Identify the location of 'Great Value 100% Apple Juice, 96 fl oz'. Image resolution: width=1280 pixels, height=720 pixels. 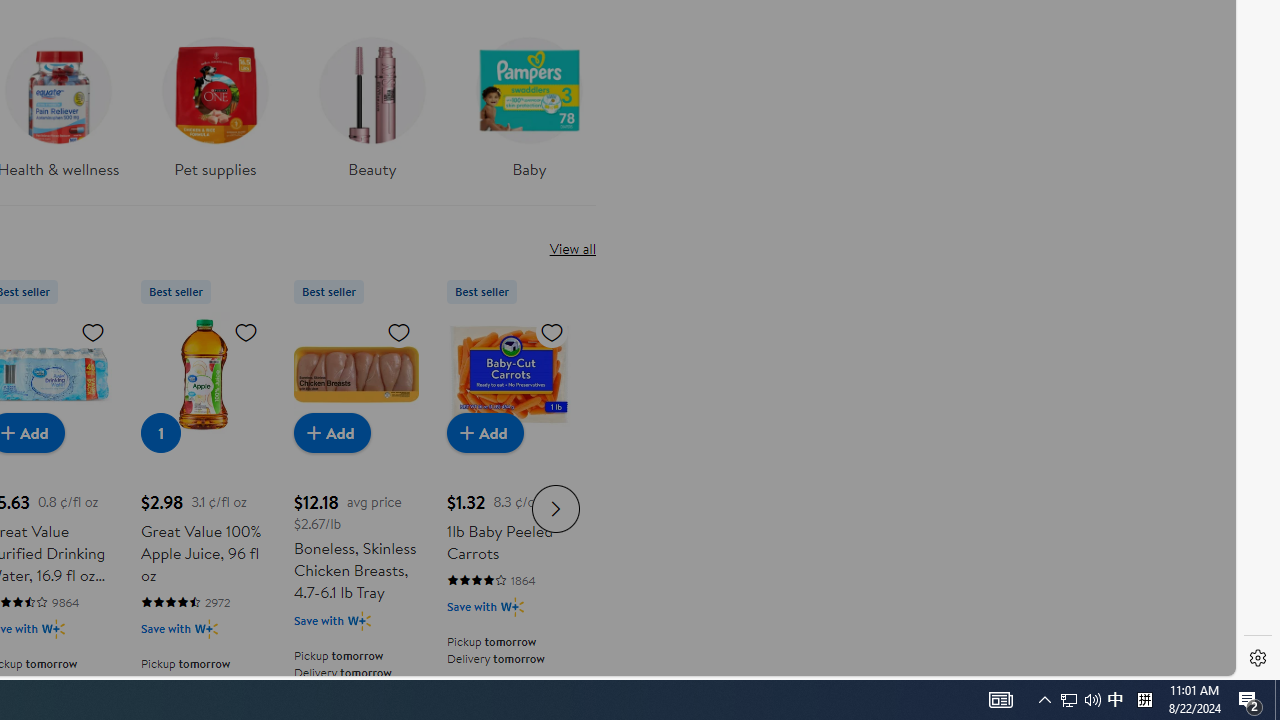
(203, 374).